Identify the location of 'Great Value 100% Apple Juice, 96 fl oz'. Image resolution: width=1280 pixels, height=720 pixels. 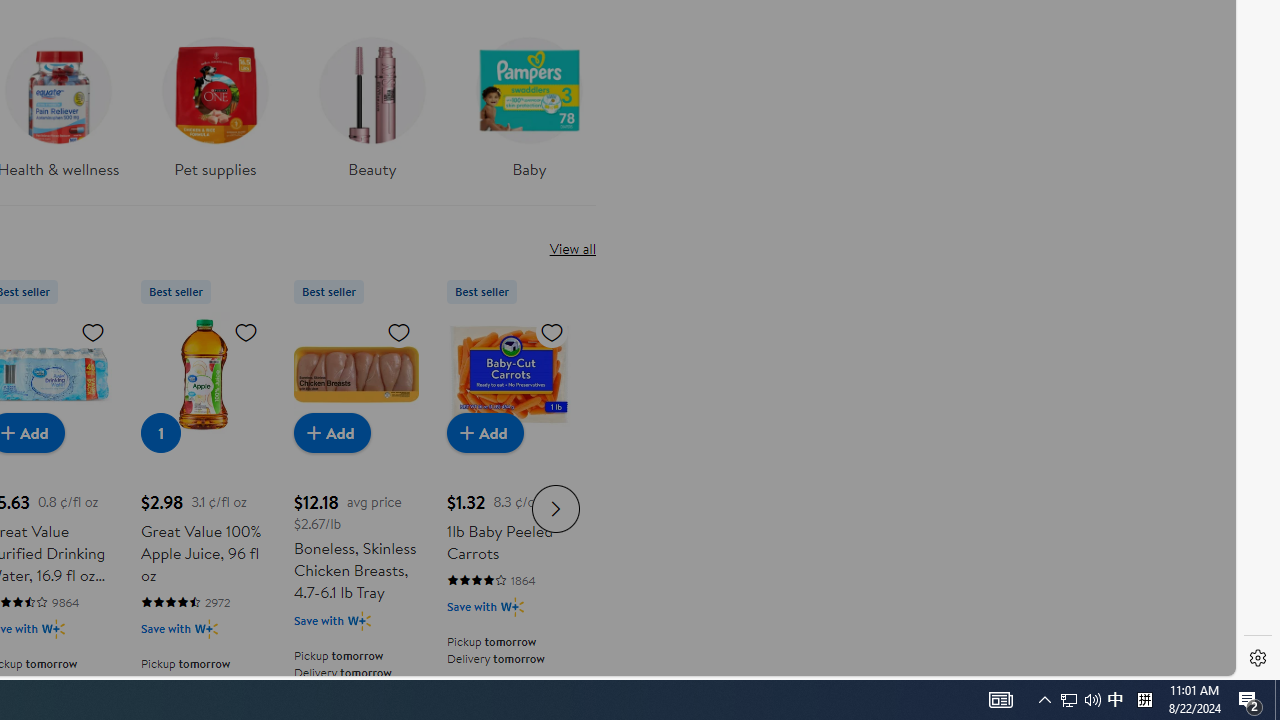
(203, 374).